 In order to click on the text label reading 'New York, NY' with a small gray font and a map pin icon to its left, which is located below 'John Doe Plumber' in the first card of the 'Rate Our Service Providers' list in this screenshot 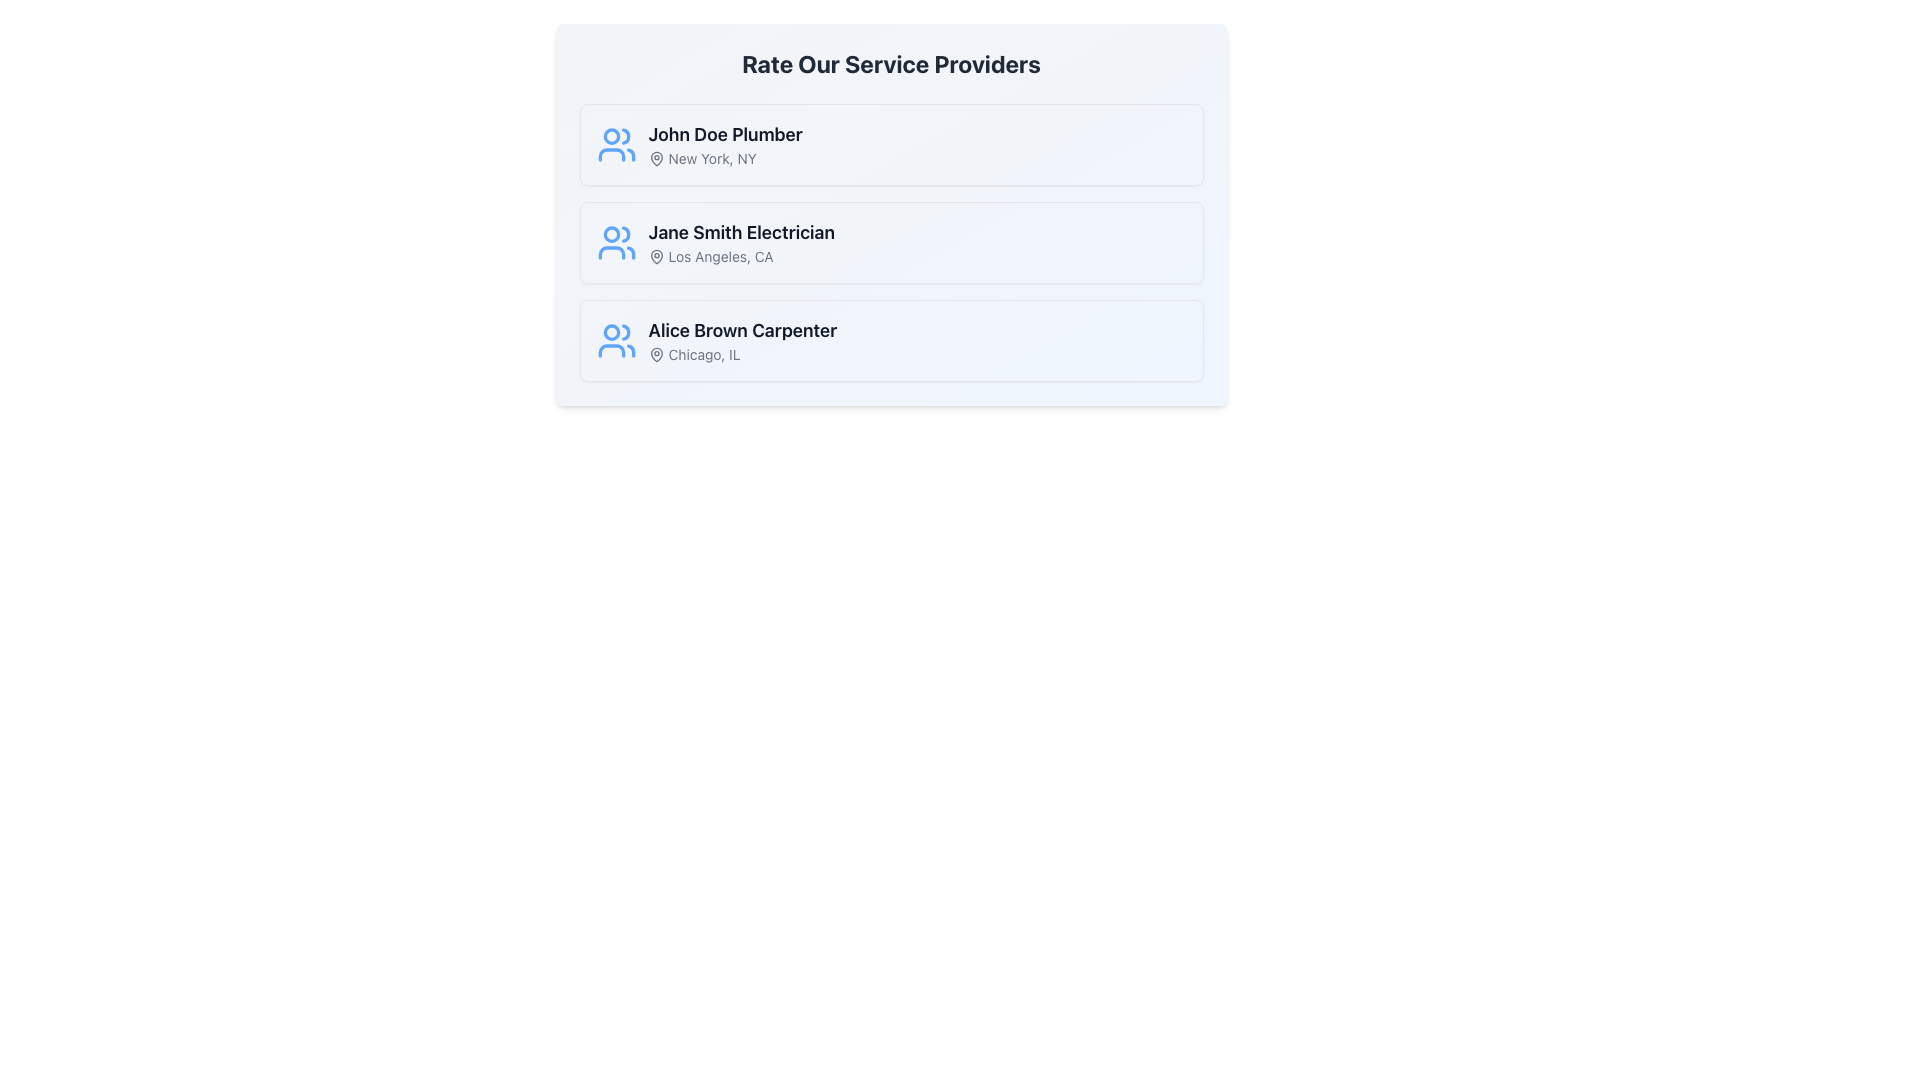, I will do `click(724, 157)`.